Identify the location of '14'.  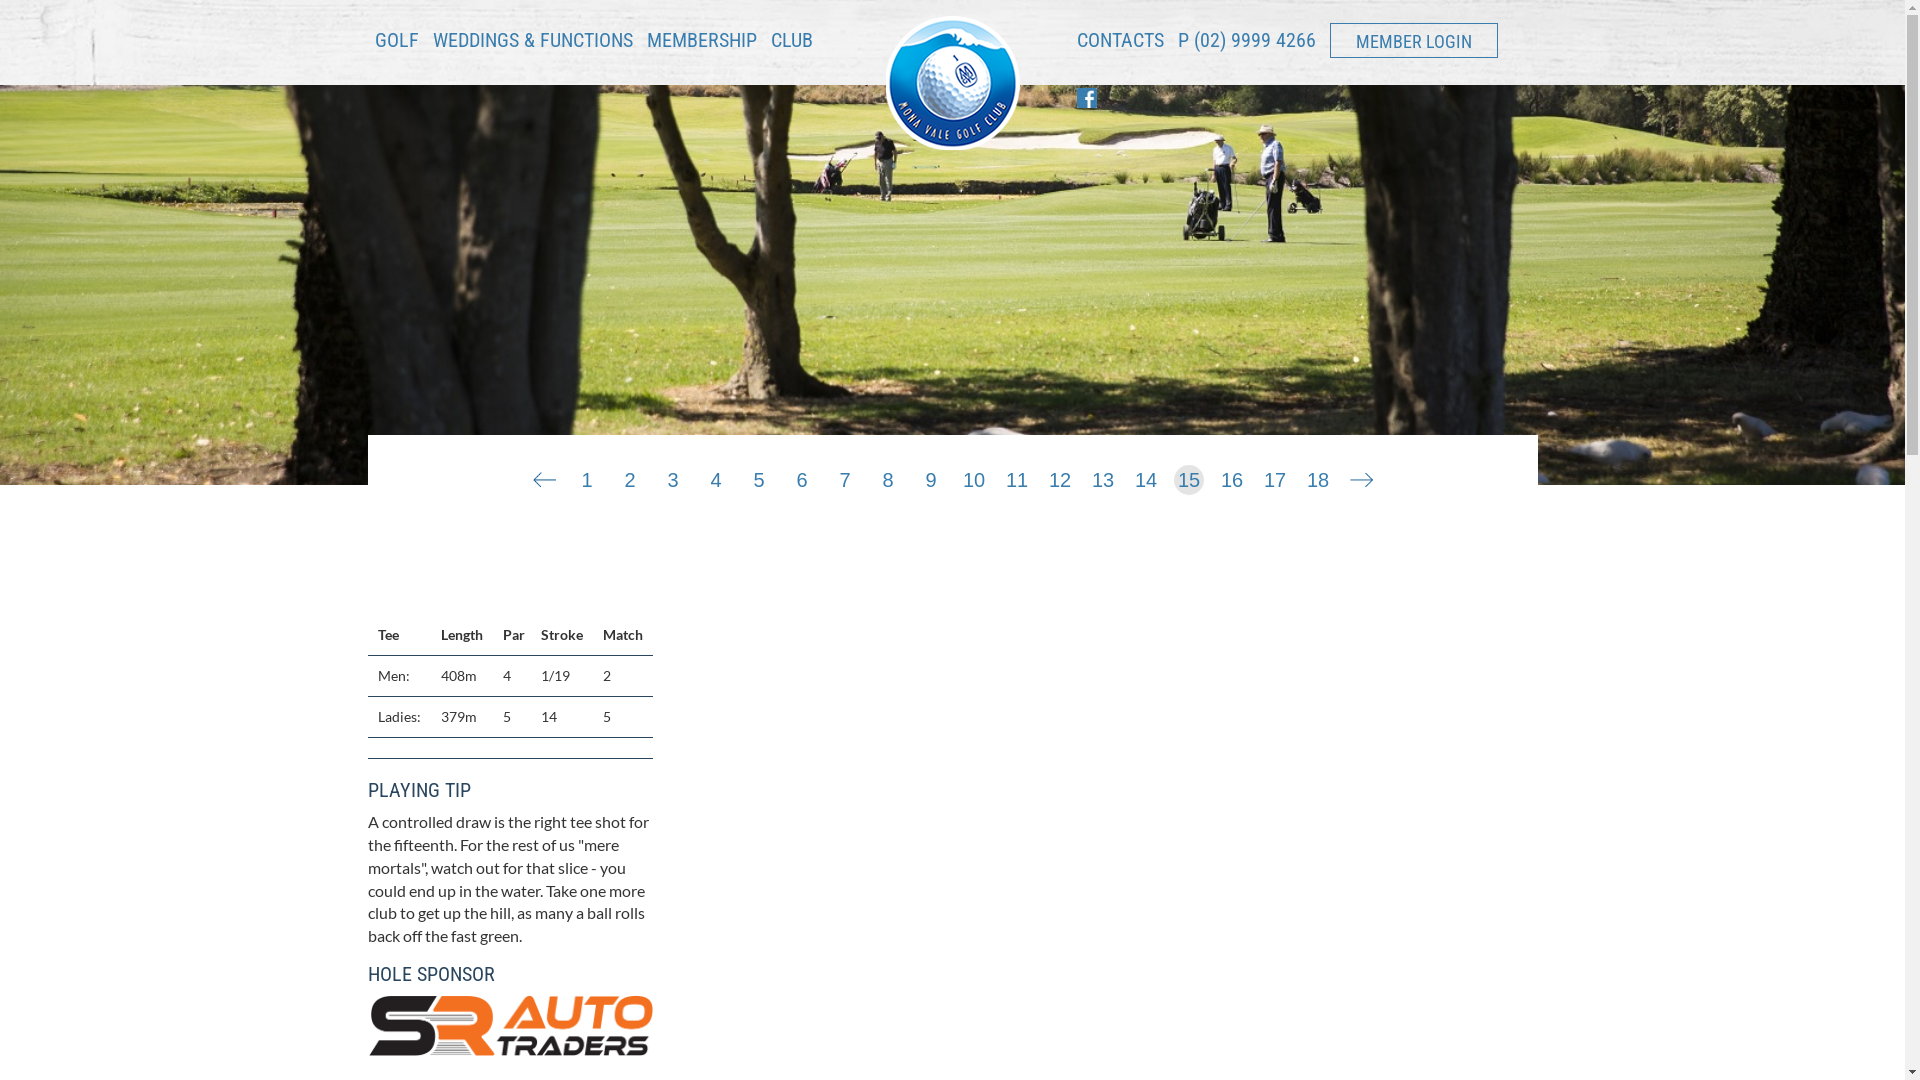
(1131, 475).